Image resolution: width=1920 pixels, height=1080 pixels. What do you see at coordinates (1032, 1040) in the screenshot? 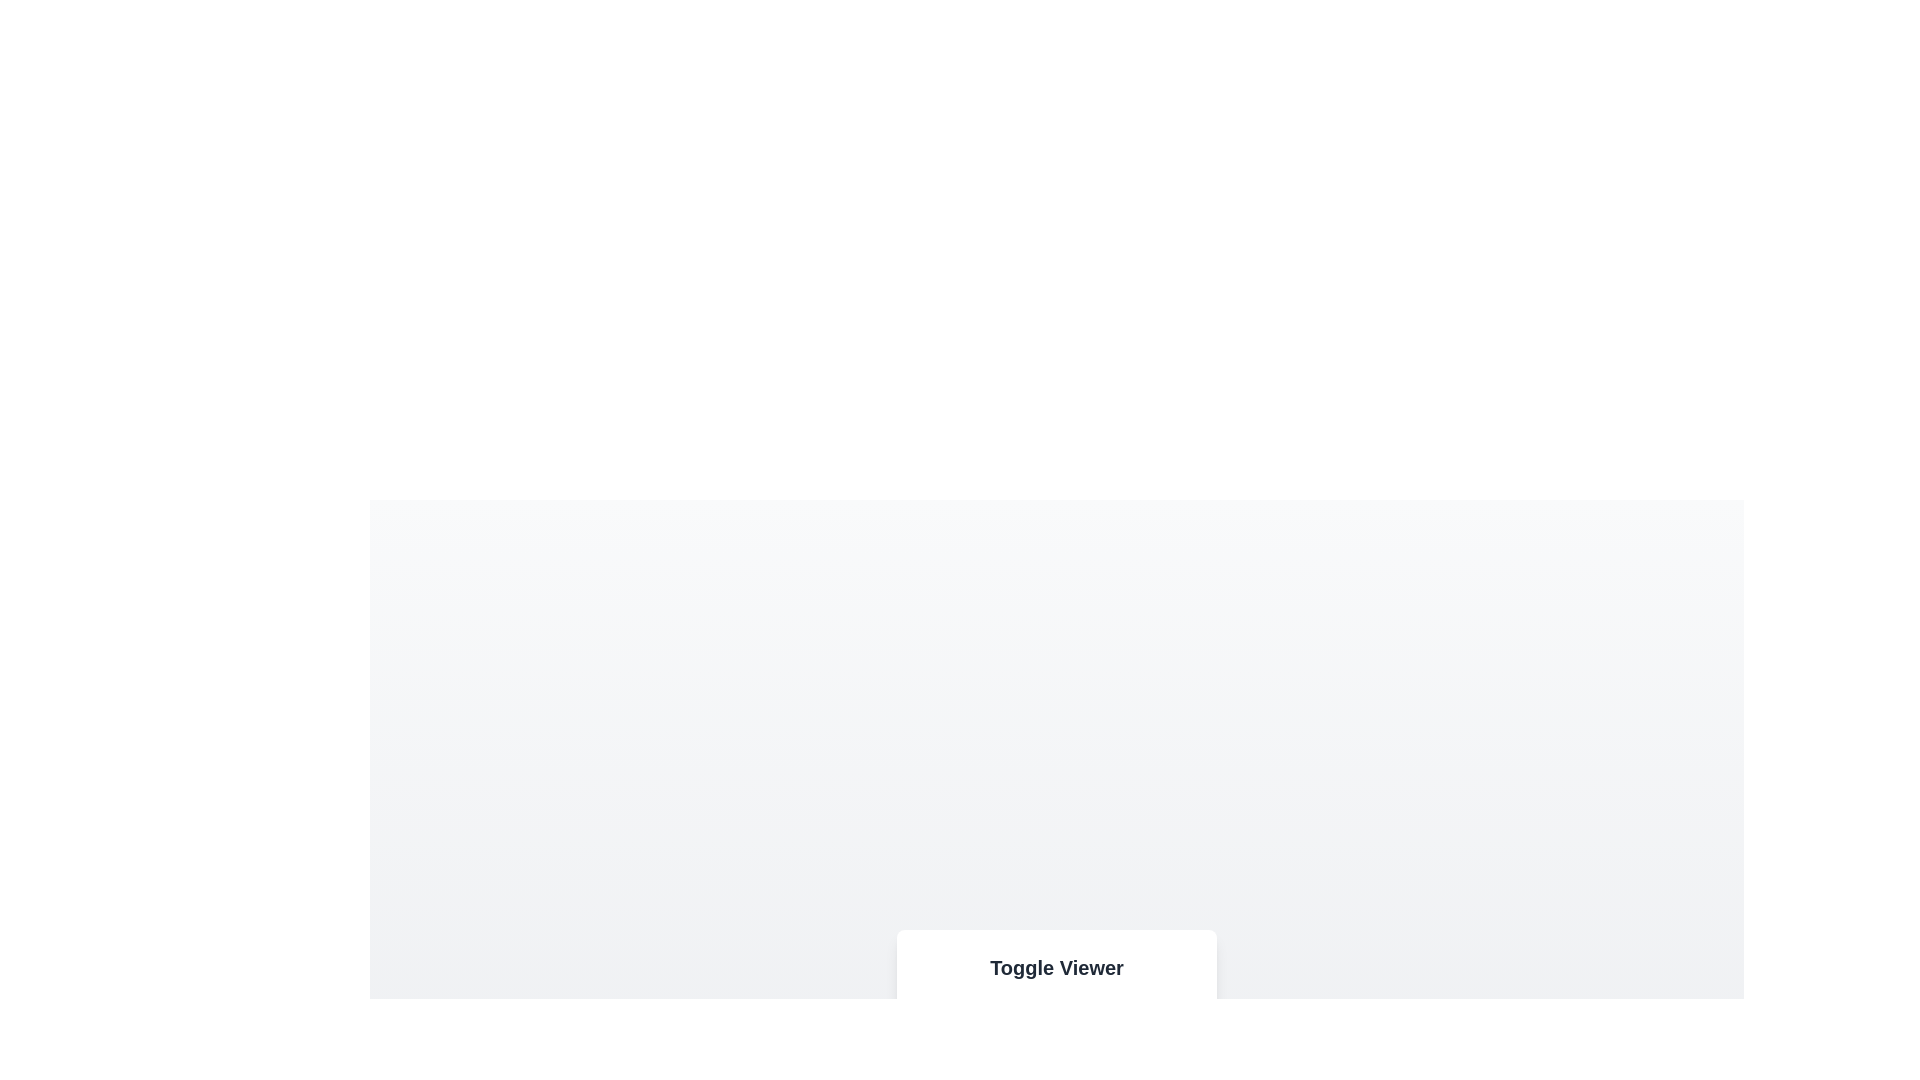
I see `the Video button to select it` at bounding box center [1032, 1040].